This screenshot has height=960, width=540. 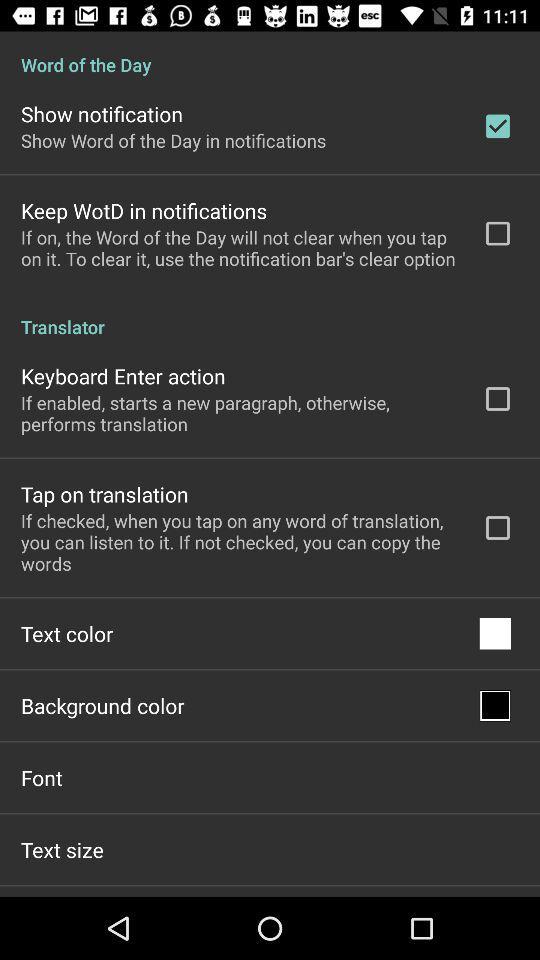 What do you see at coordinates (270, 316) in the screenshot?
I see `the translator icon` at bounding box center [270, 316].